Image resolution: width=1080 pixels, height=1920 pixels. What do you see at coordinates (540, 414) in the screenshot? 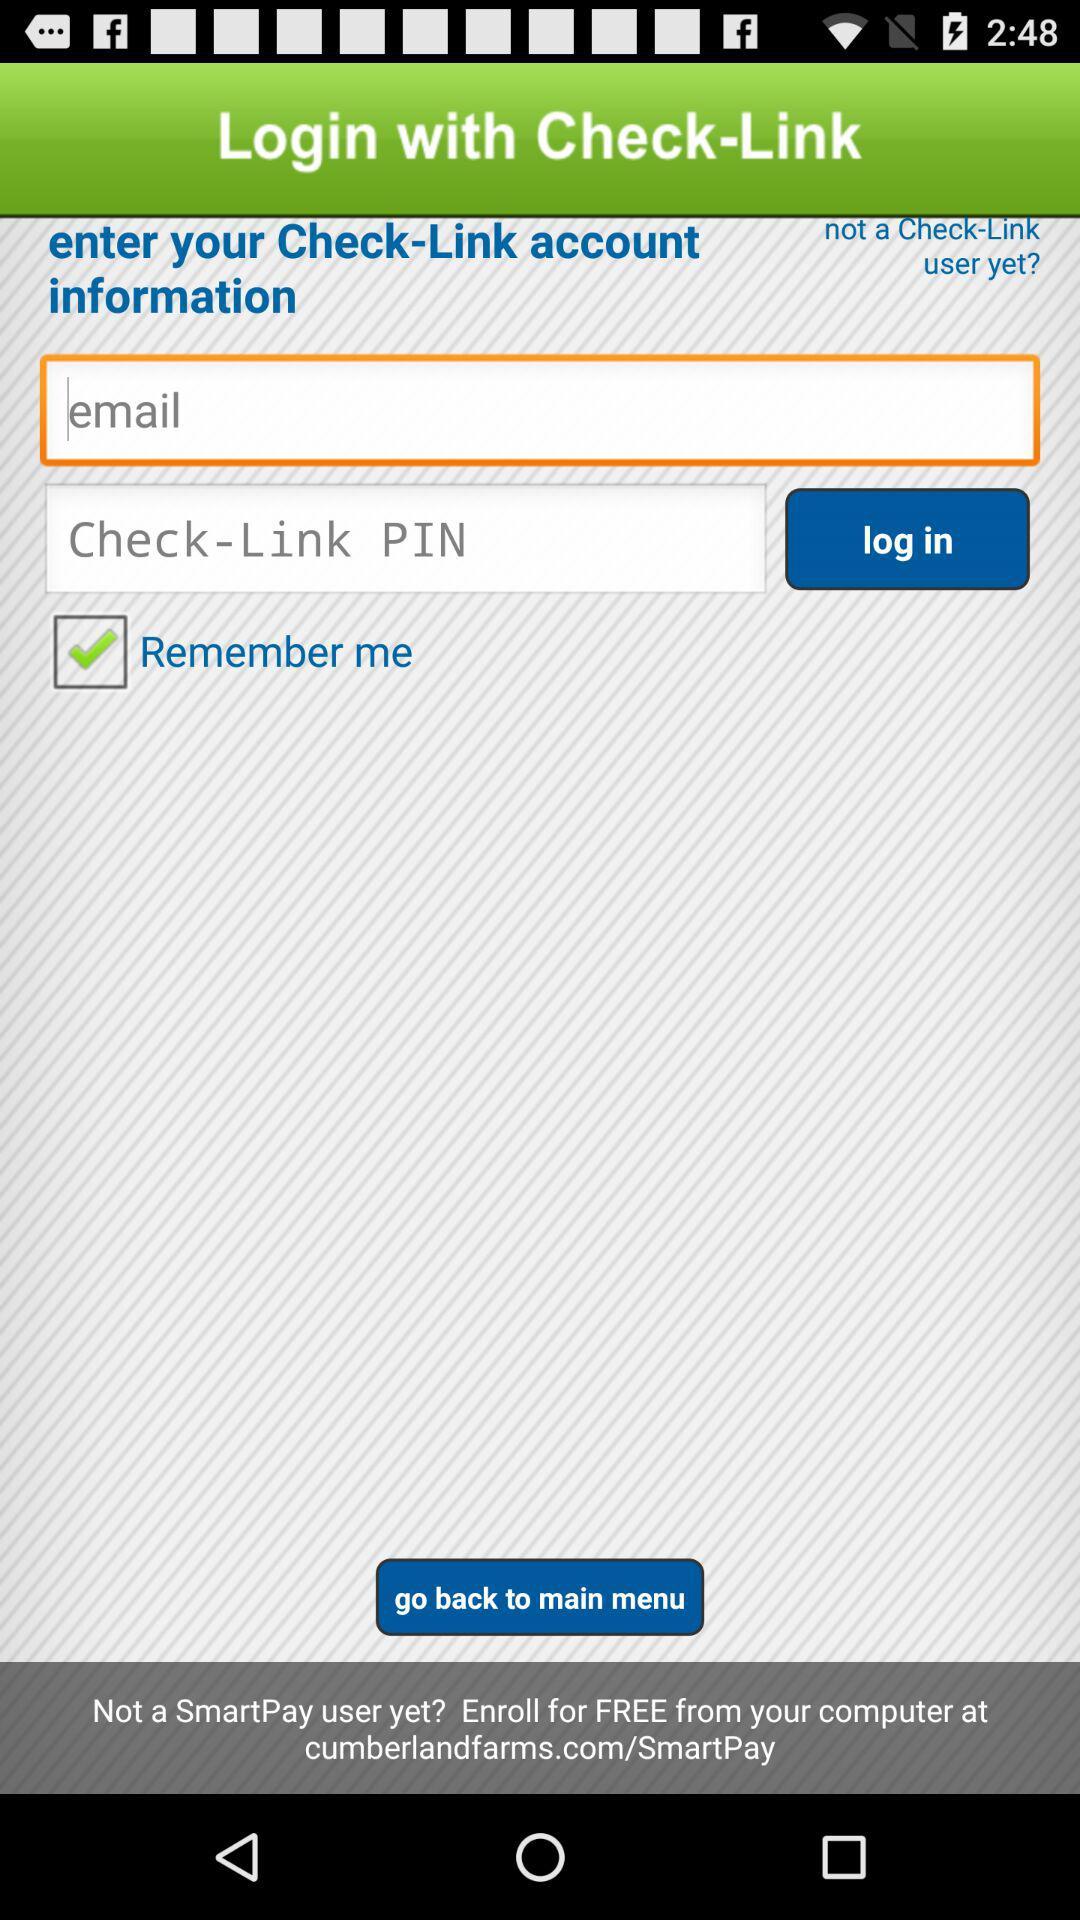
I see `put email` at bounding box center [540, 414].